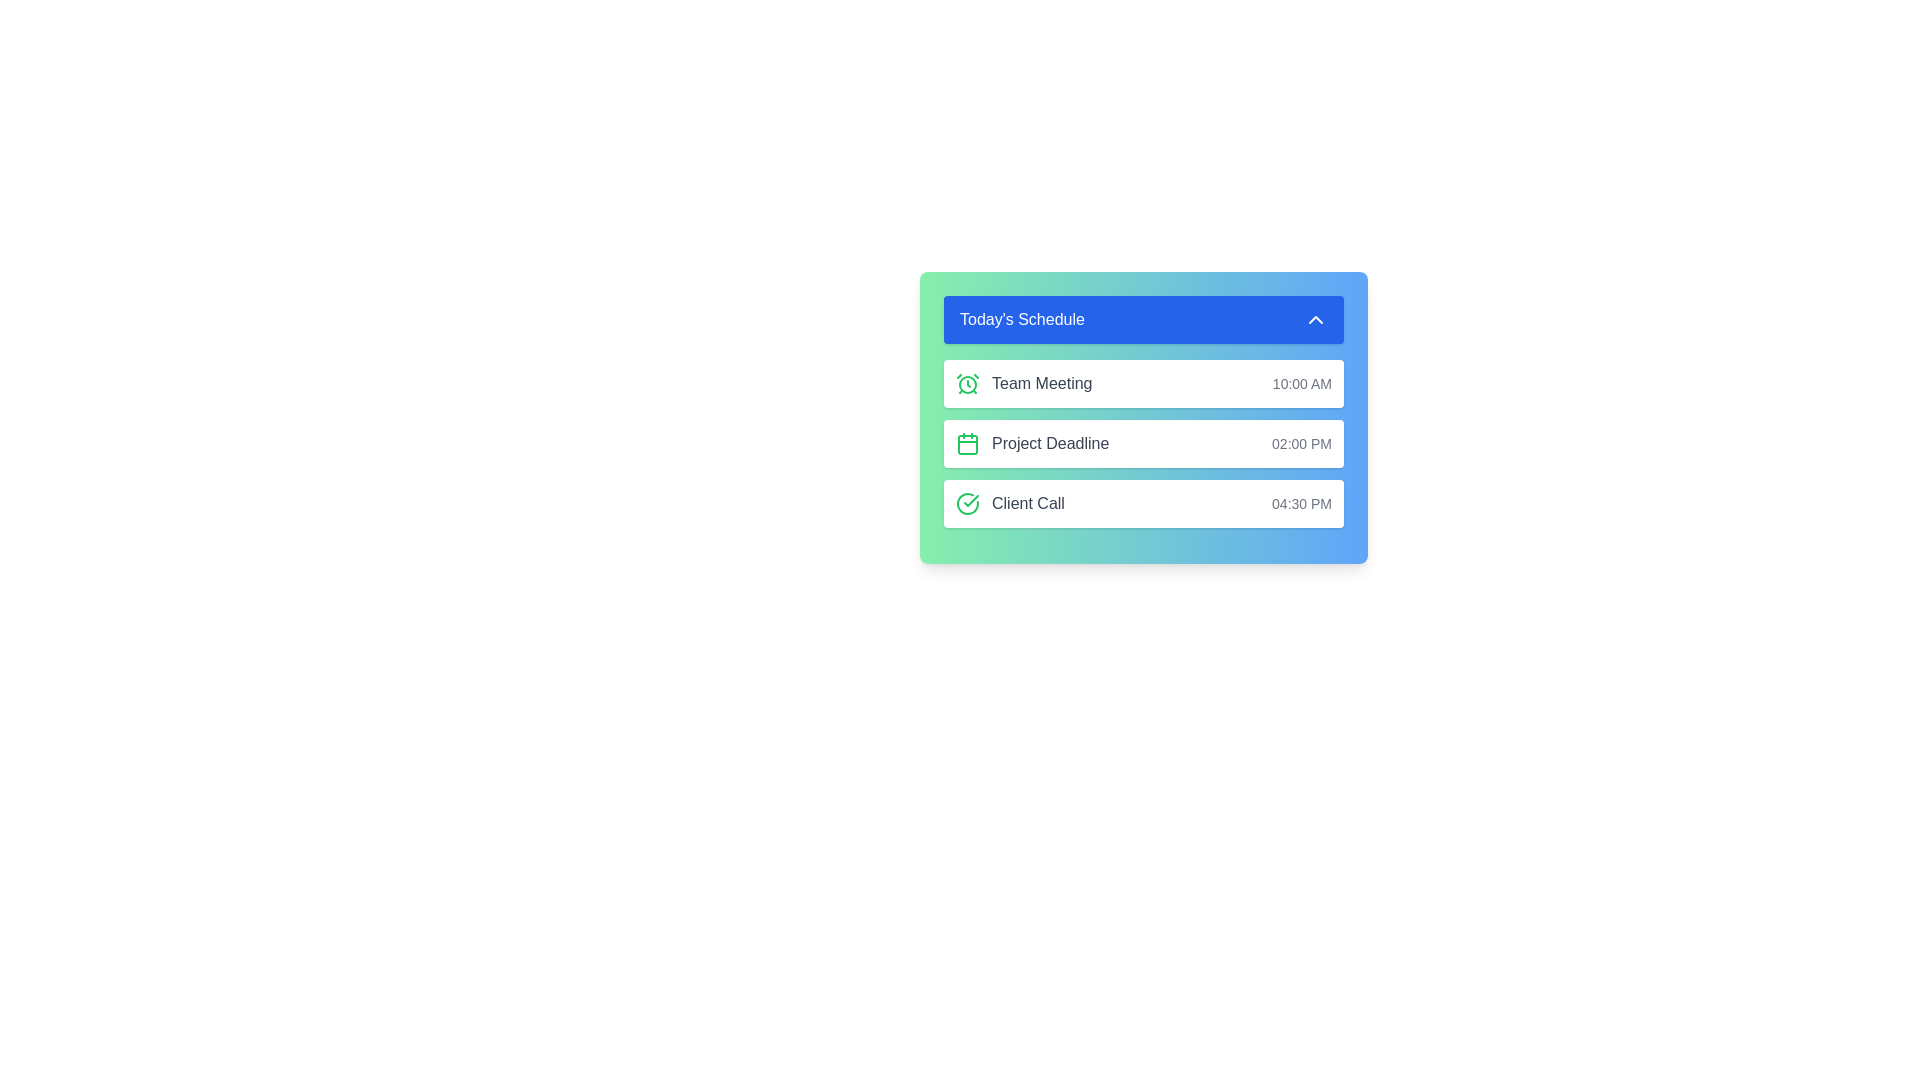 Image resolution: width=1920 pixels, height=1080 pixels. Describe the element at coordinates (1023, 384) in the screenshot. I see `the text of the schedule item 'Team Meeting' to select it` at that location.